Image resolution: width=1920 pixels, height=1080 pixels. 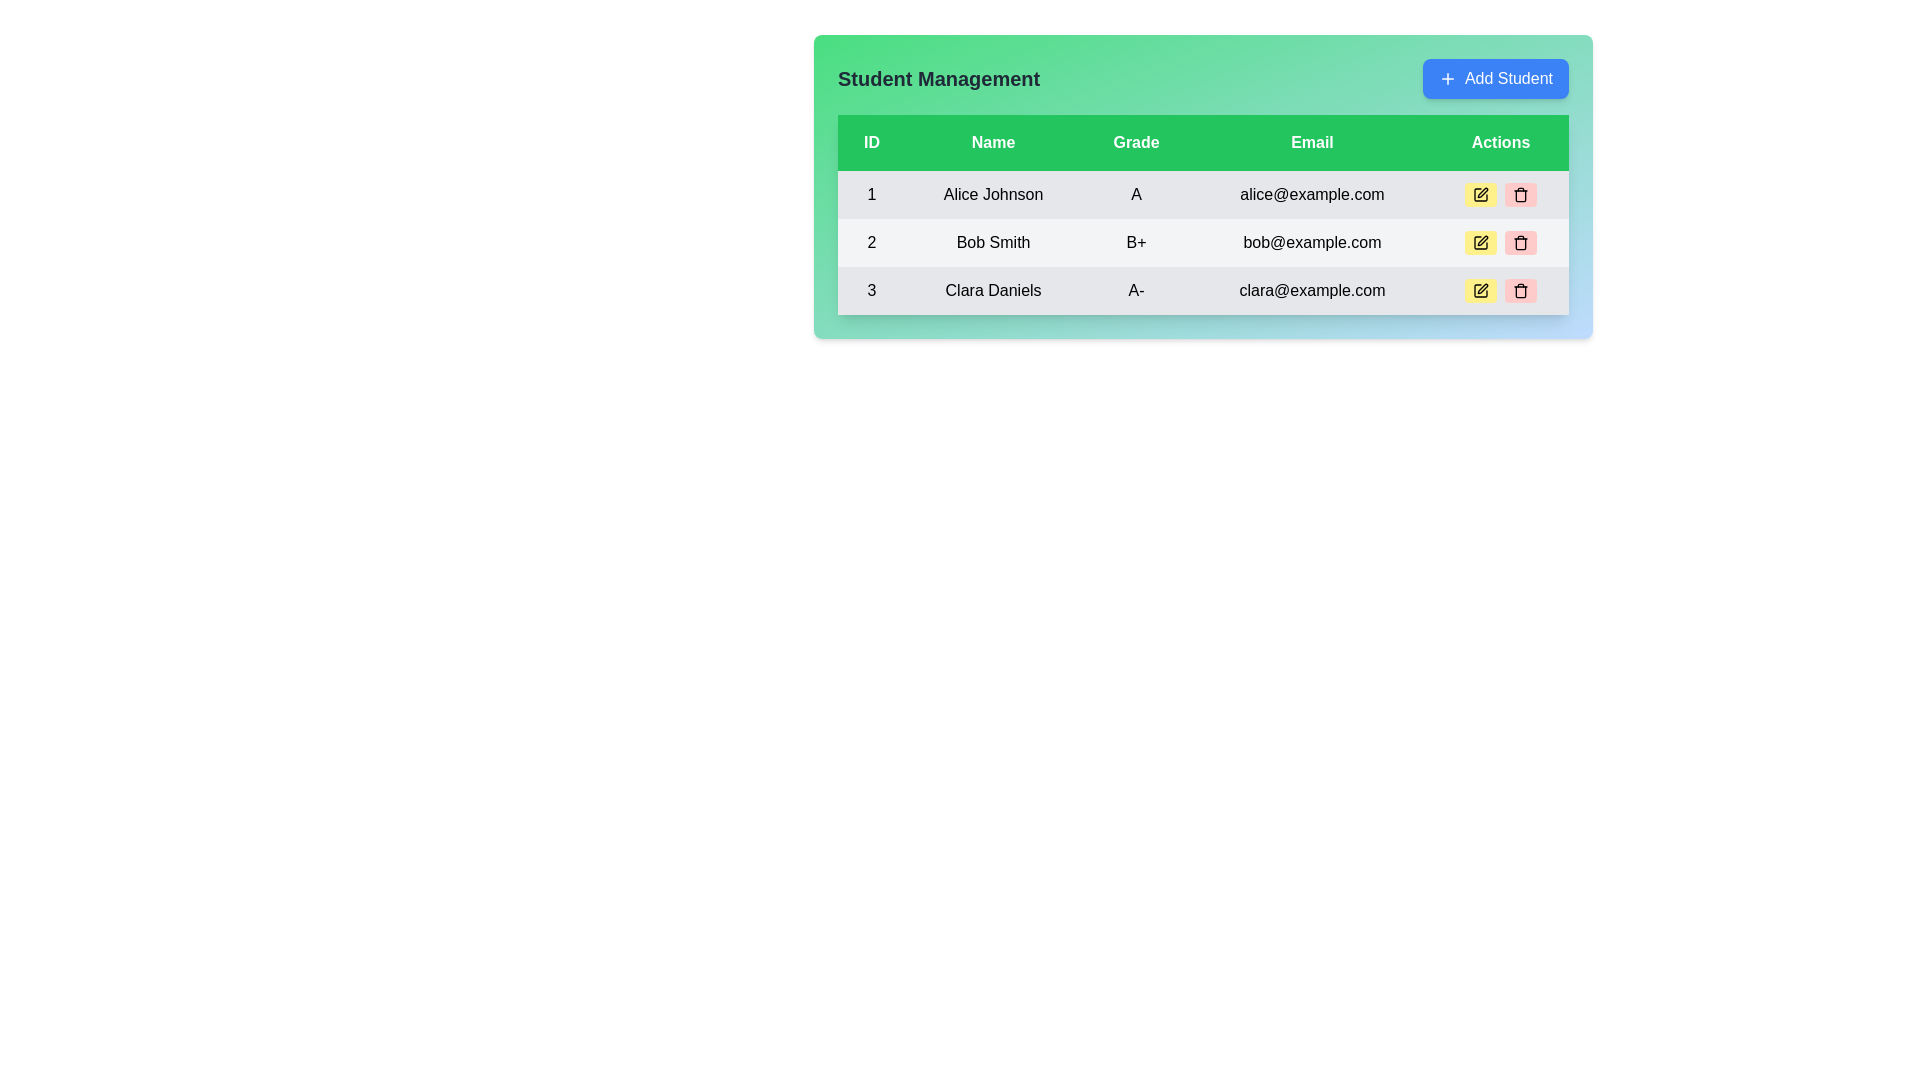 What do you see at coordinates (1136, 290) in the screenshot?
I see `the static text element displaying the grade value 'A-' located in the third row of the table under the 'Grade' column` at bounding box center [1136, 290].